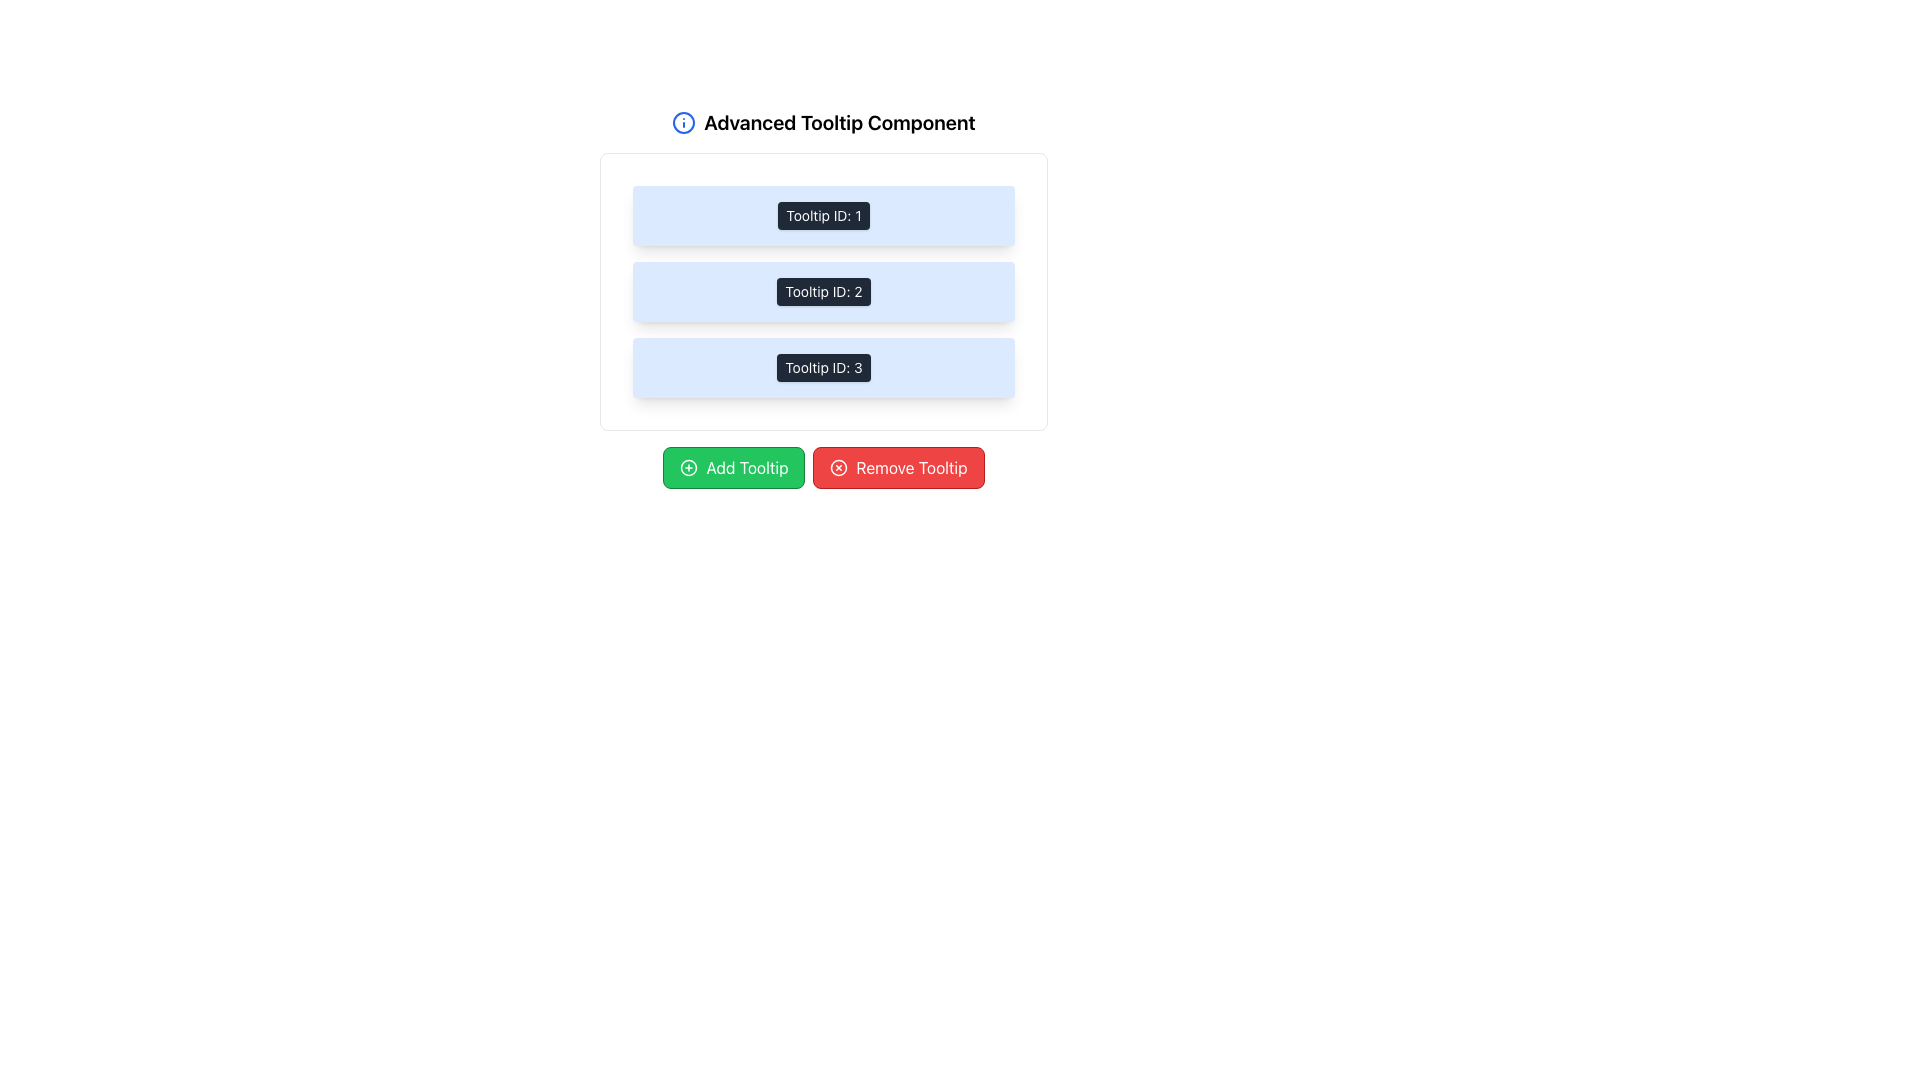 Image resolution: width=1920 pixels, height=1080 pixels. I want to click on the informative icon located to the left of the title 'Advanced Tooltip Component', so click(684, 123).